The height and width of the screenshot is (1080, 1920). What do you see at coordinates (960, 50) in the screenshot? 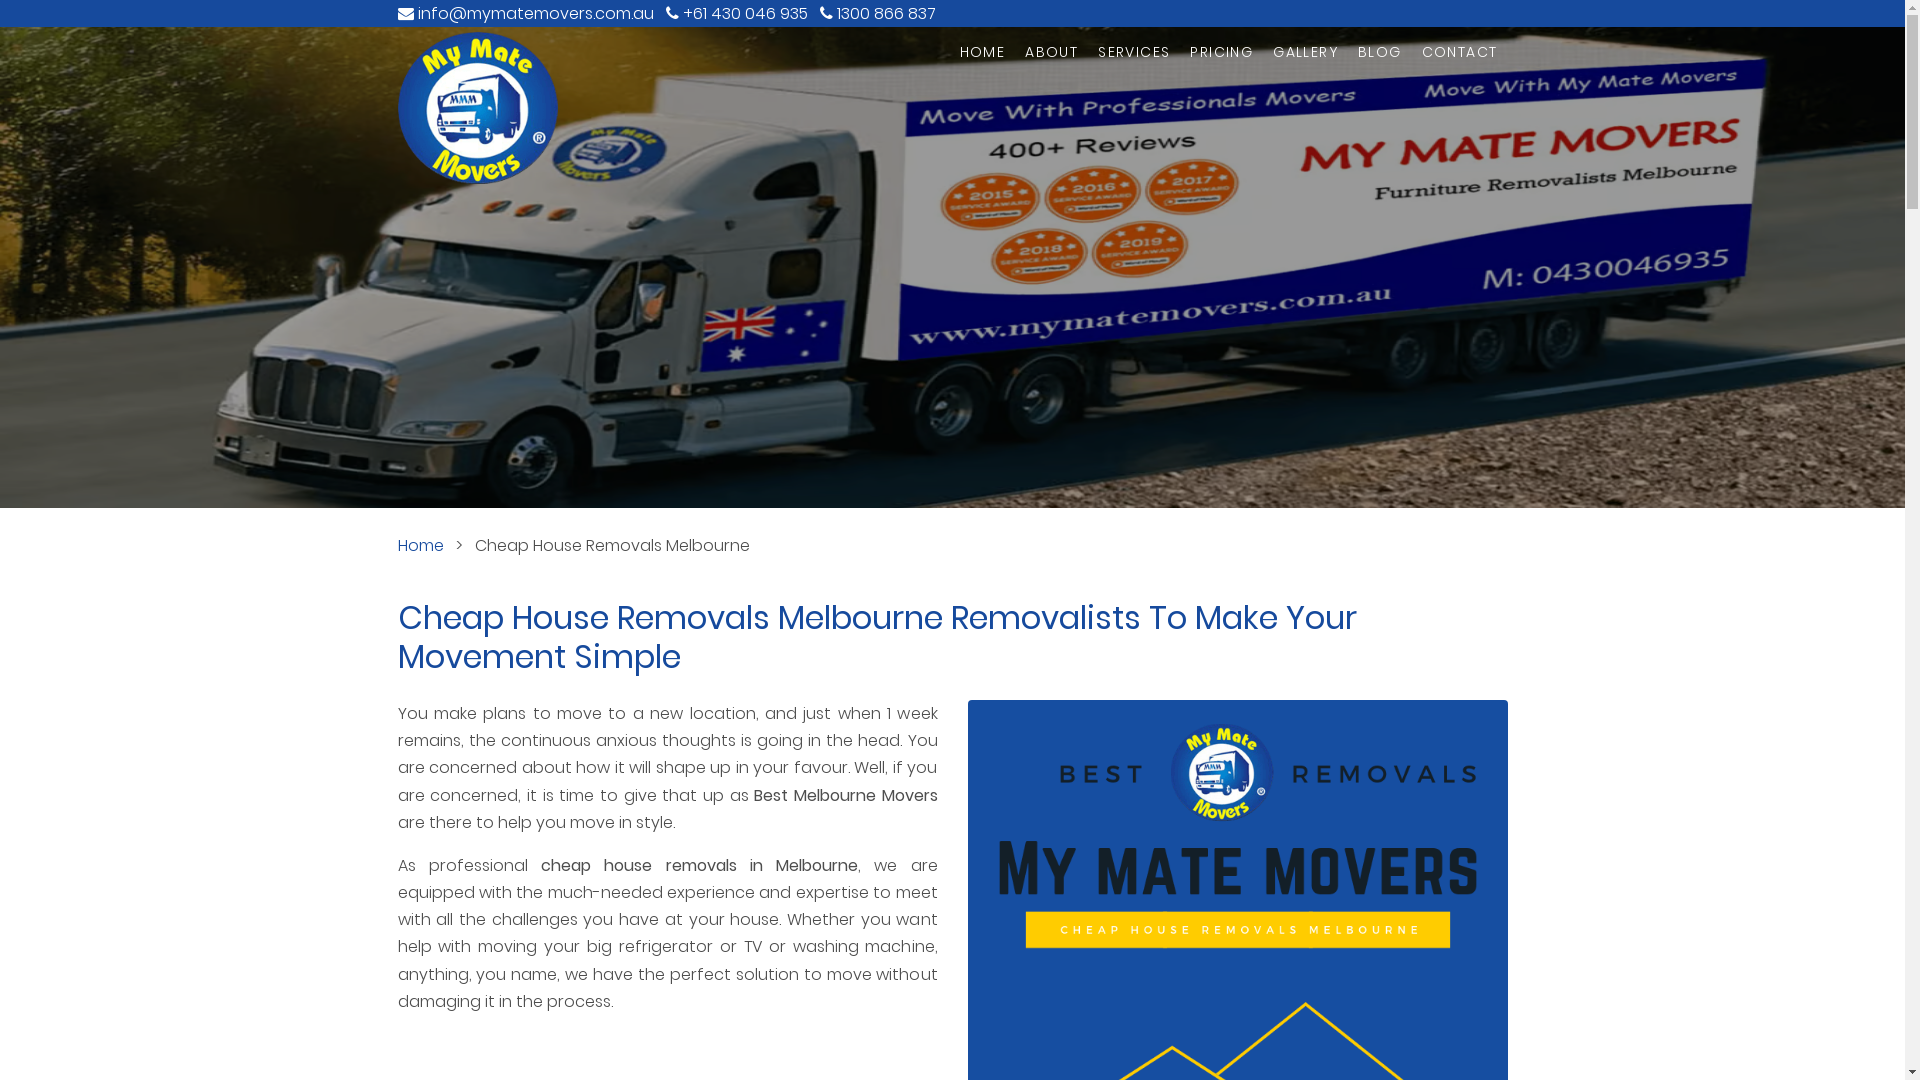
I see `'HOME'` at bounding box center [960, 50].